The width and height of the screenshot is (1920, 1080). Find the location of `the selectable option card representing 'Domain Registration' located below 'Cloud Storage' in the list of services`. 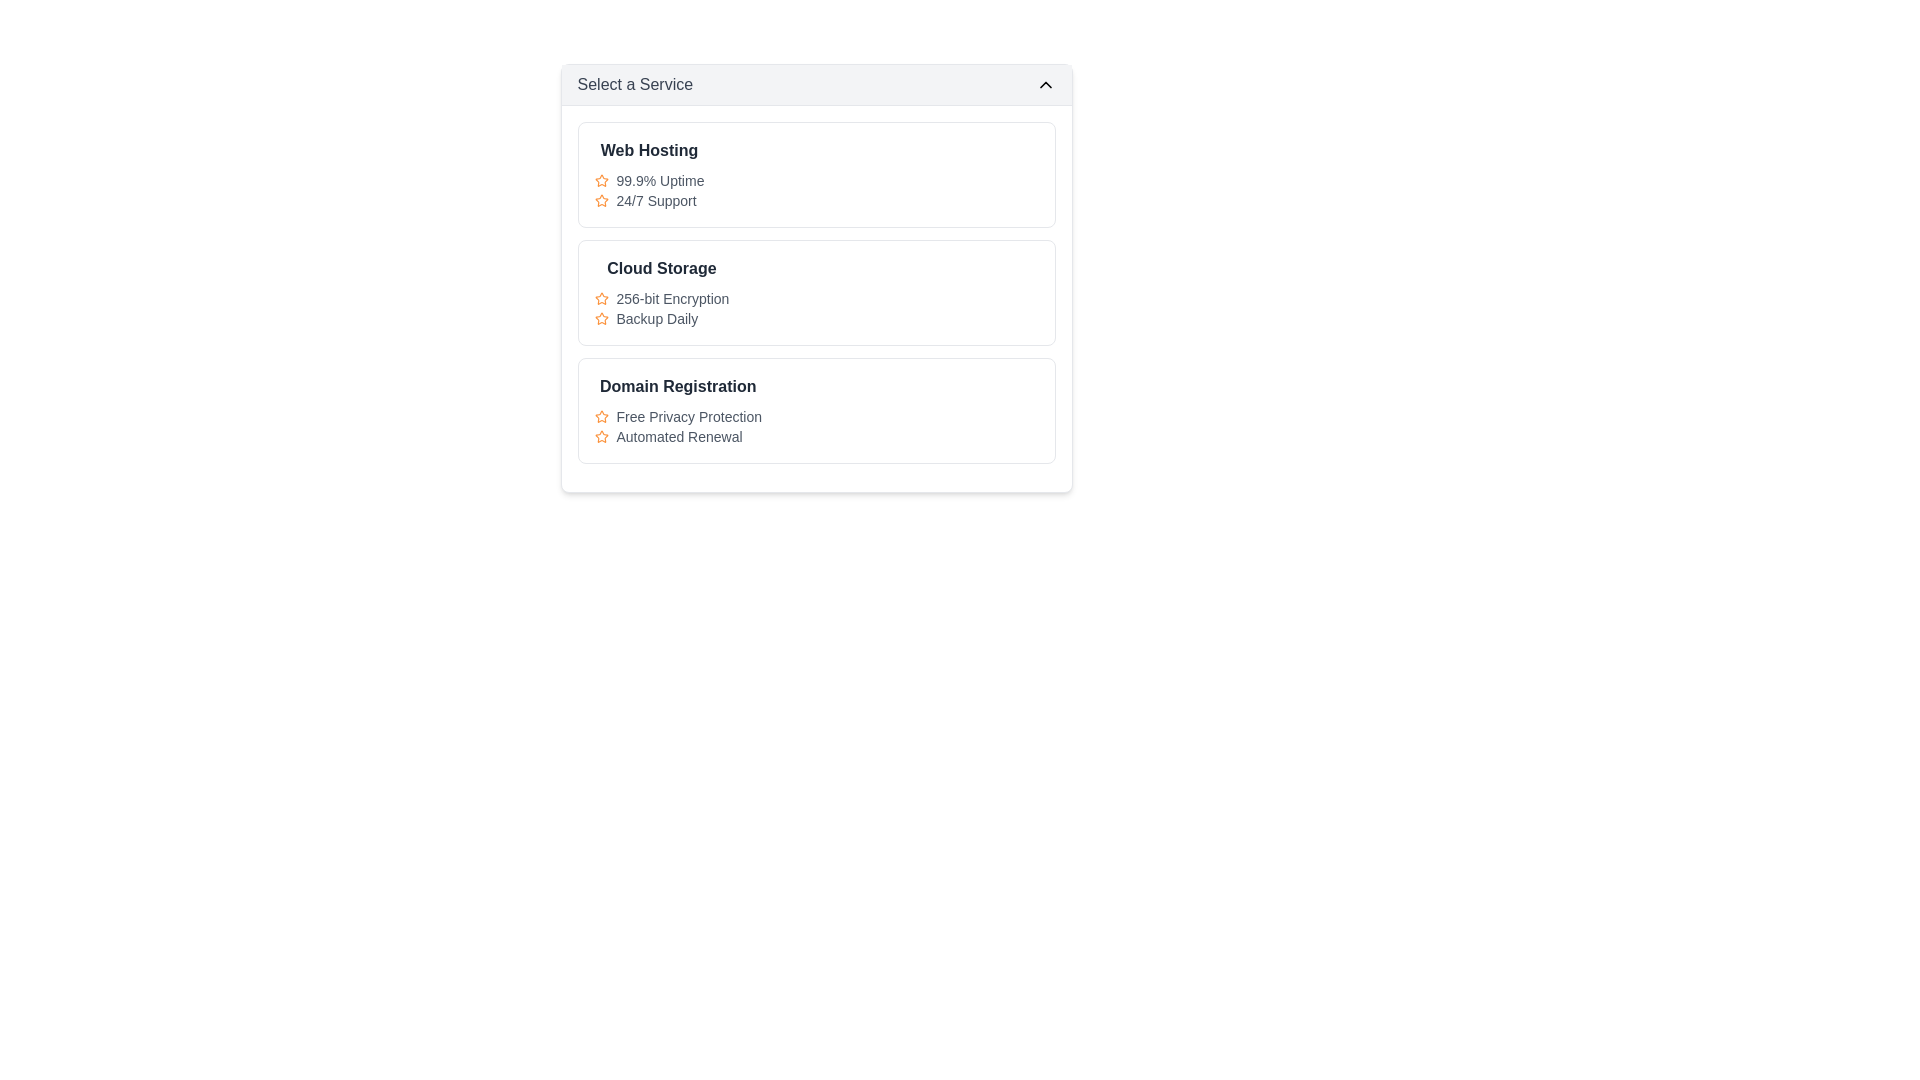

the selectable option card representing 'Domain Registration' located below 'Cloud Storage' in the list of services is located at coordinates (816, 410).